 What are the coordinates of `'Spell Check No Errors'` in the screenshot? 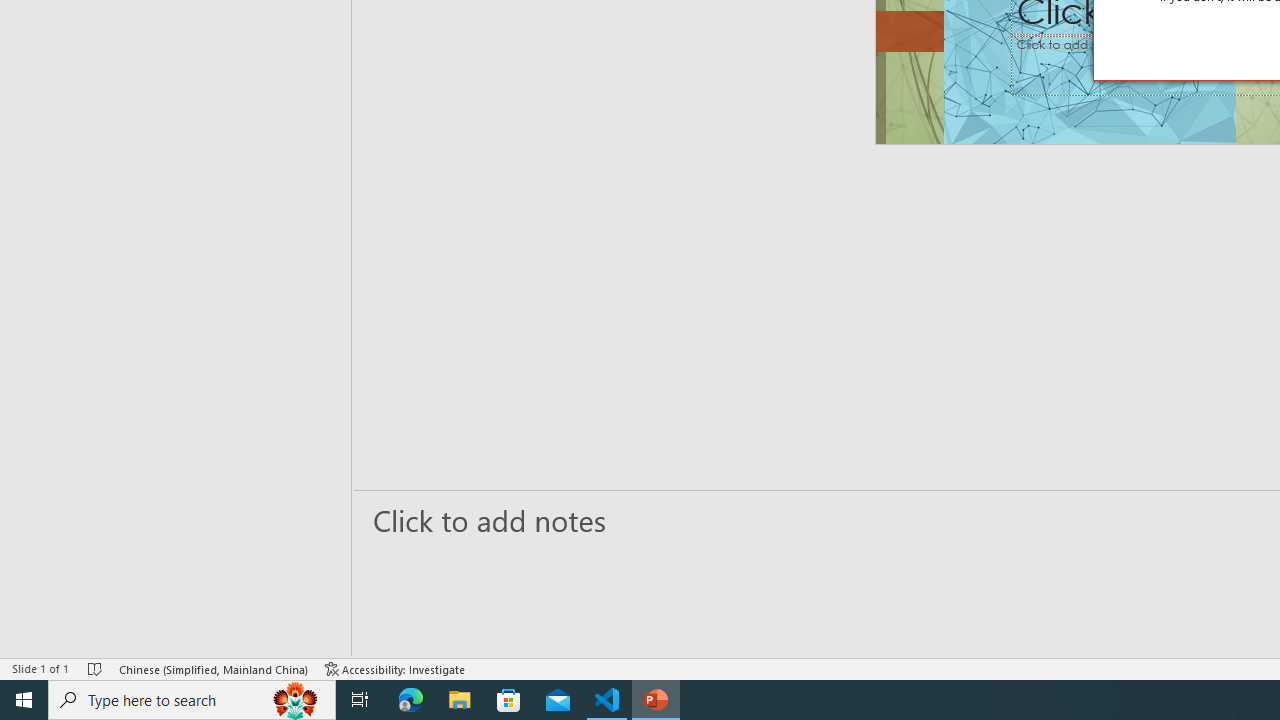 It's located at (95, 669).